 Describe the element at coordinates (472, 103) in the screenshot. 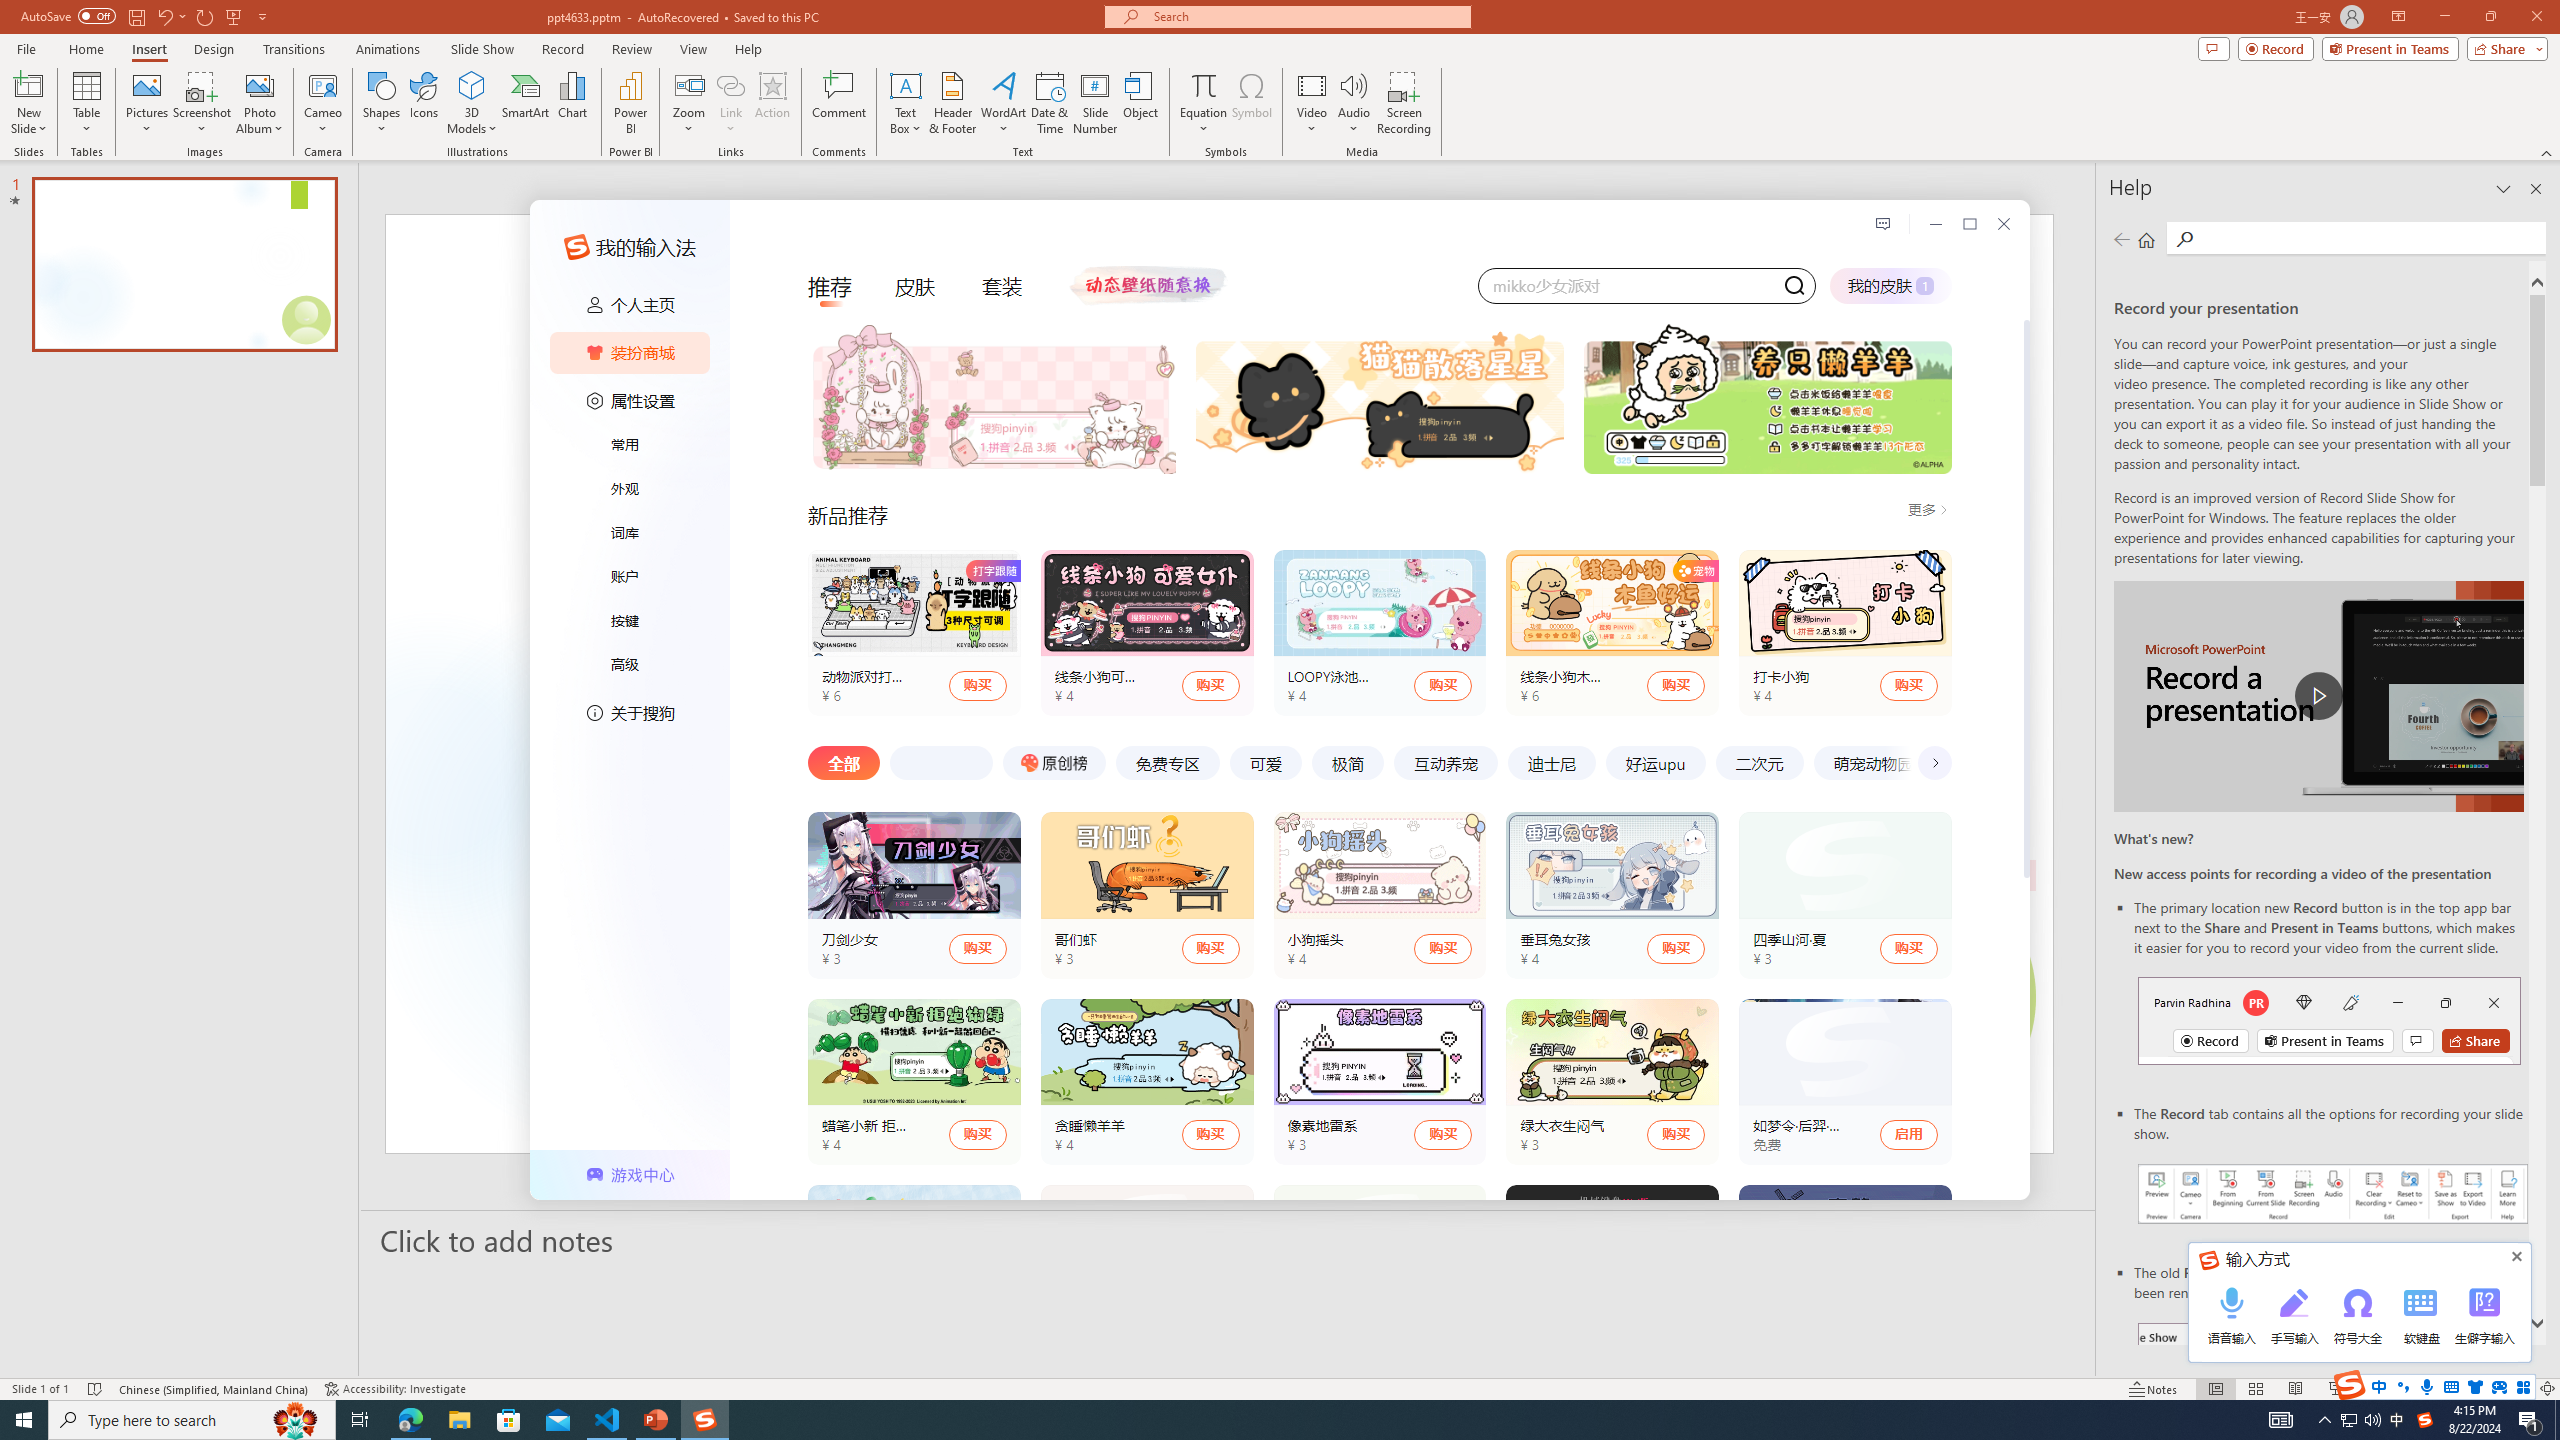

I see `'3D Models'` at that location.